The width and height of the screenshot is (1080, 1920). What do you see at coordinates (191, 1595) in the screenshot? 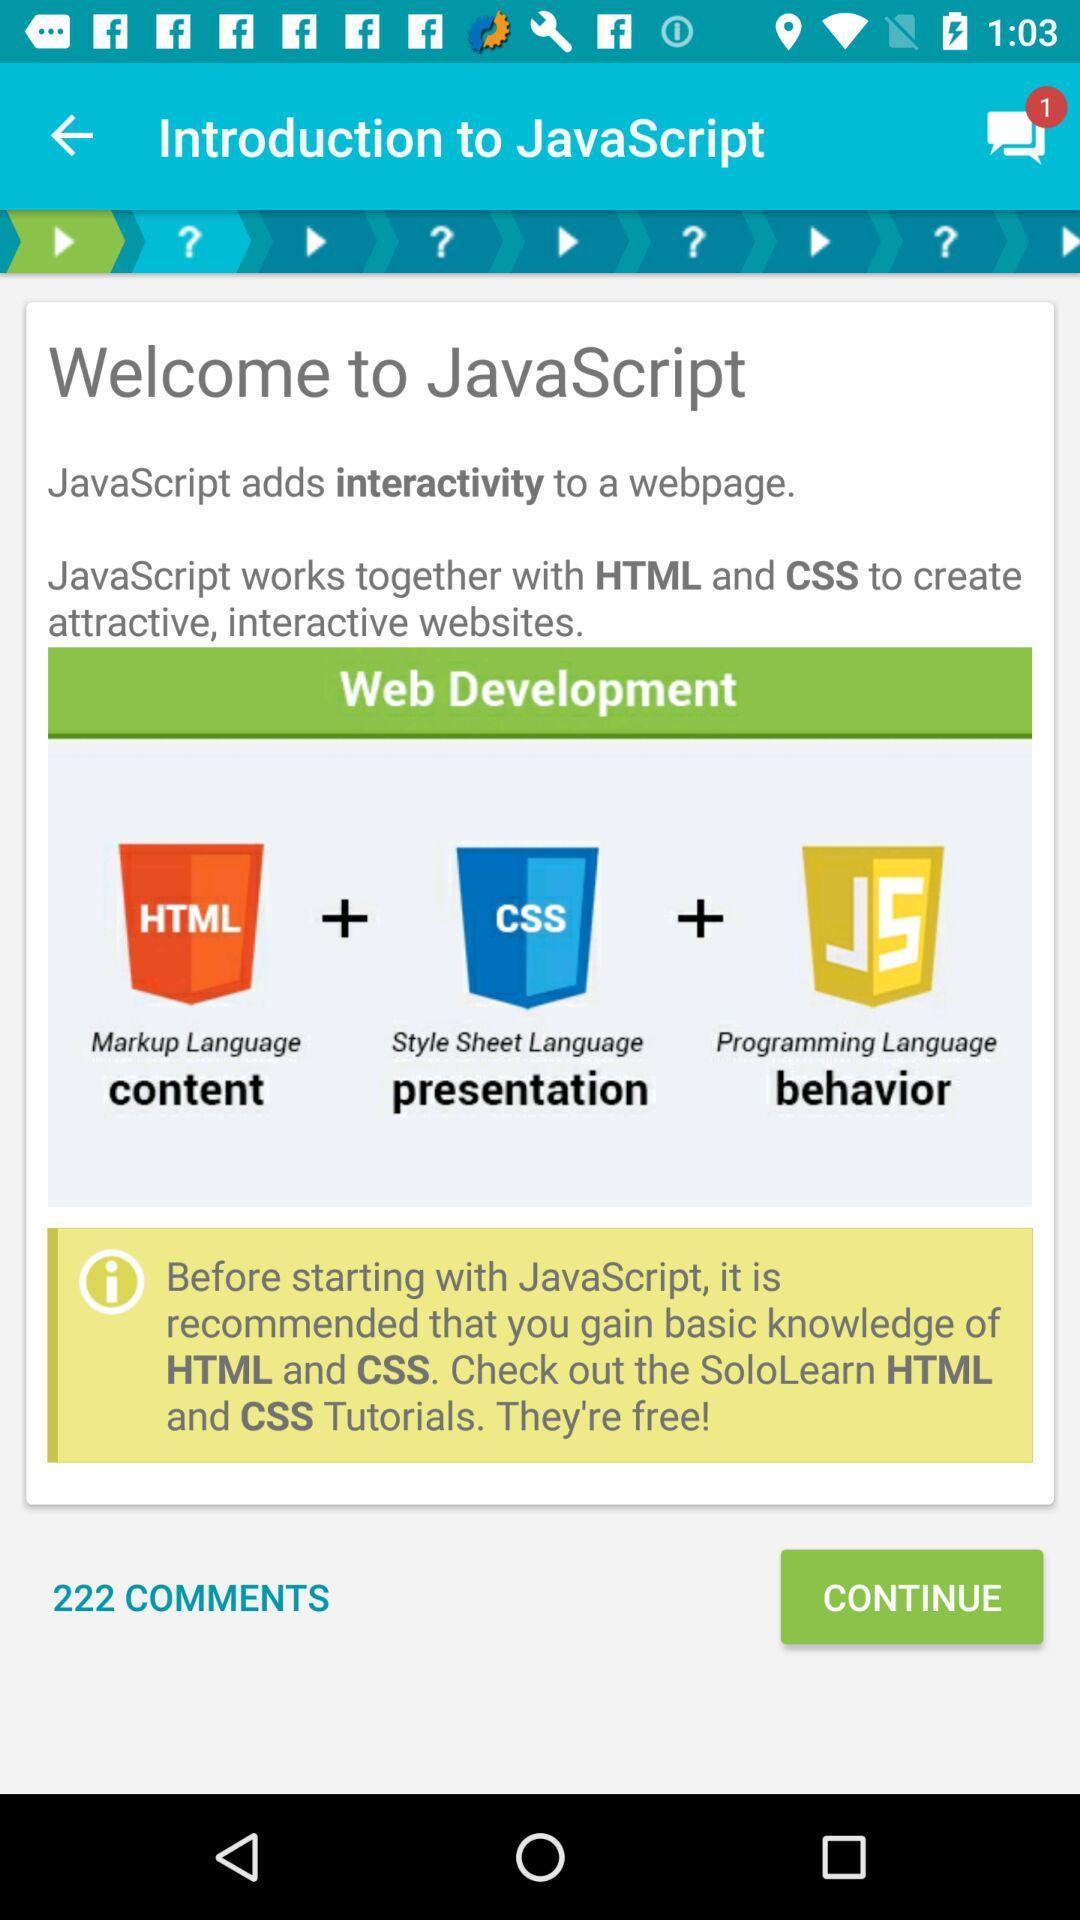
I see `item below before starting with icon` at bounding box center [191, 1595].